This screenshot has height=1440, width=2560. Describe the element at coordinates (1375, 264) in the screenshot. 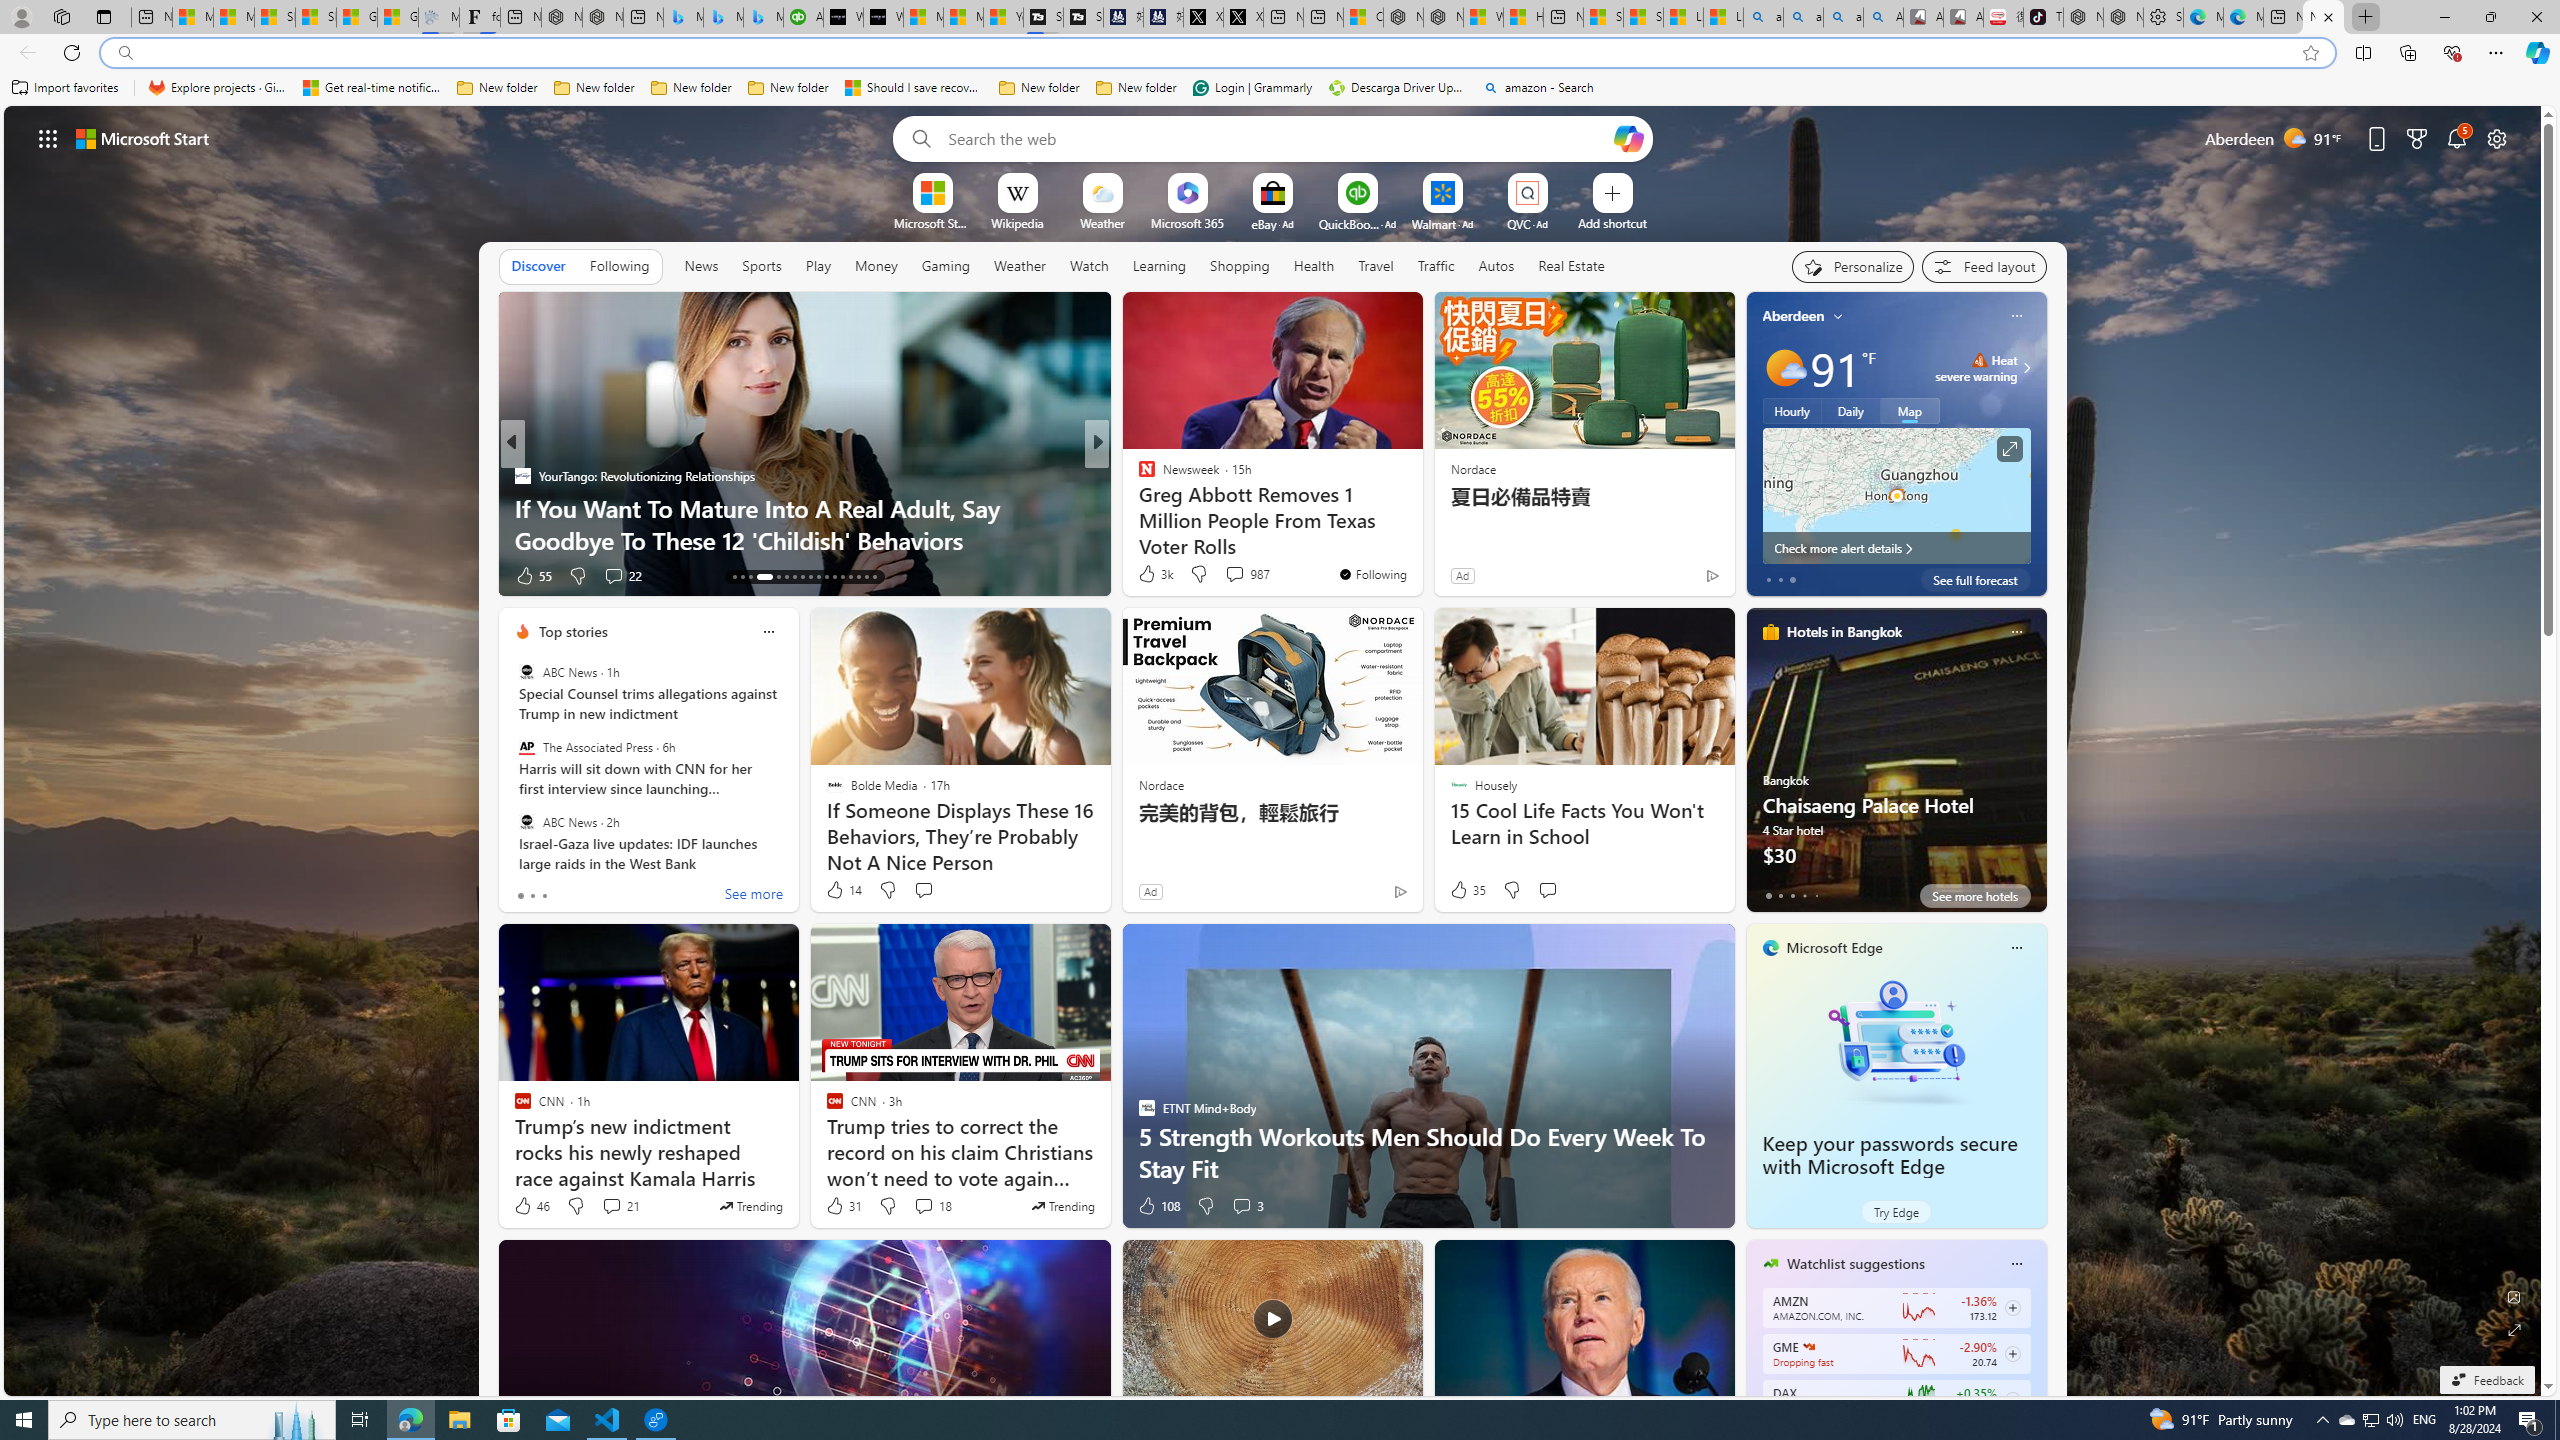

I see `'Travel'` at that location.